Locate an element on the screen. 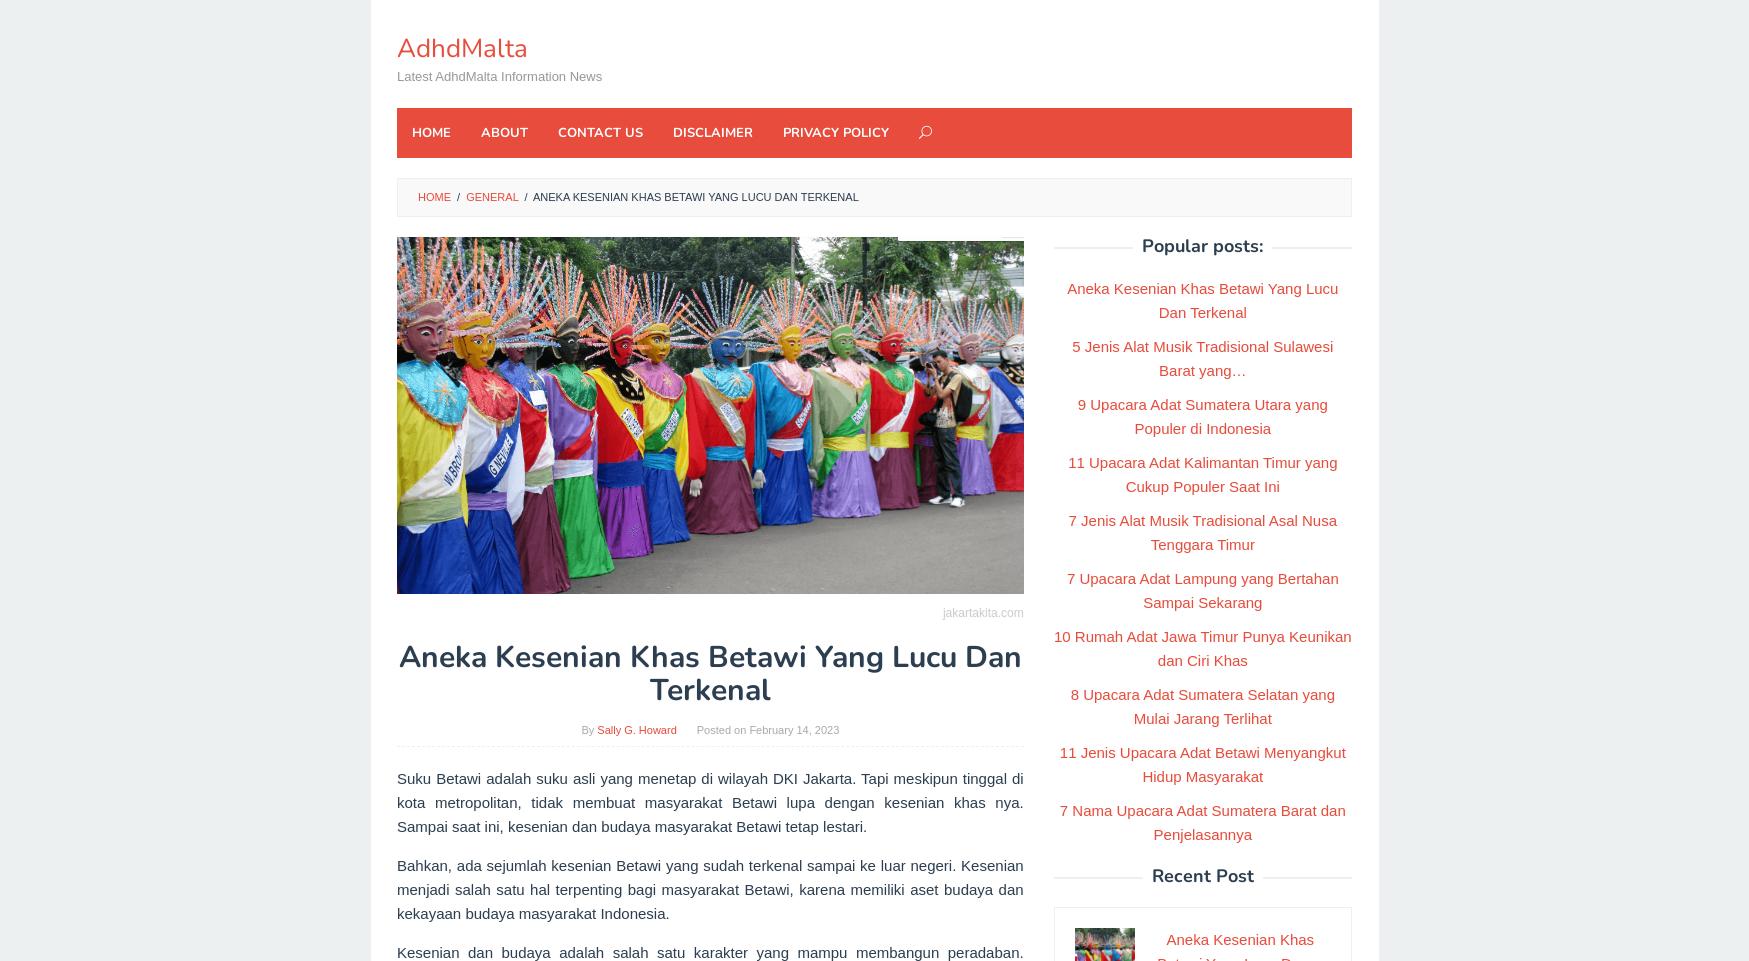 The image size is (1749, 961). 'By' is located at coordinates (588, 729).